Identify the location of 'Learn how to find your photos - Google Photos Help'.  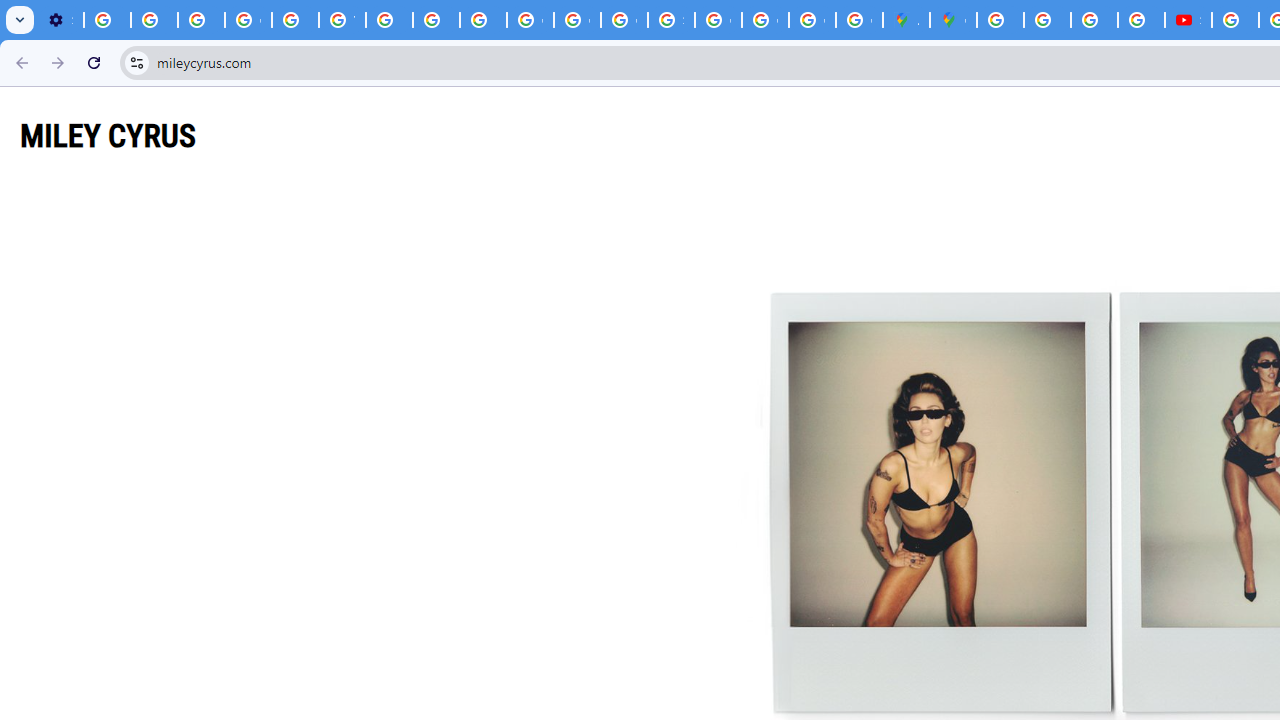
(153, 20).